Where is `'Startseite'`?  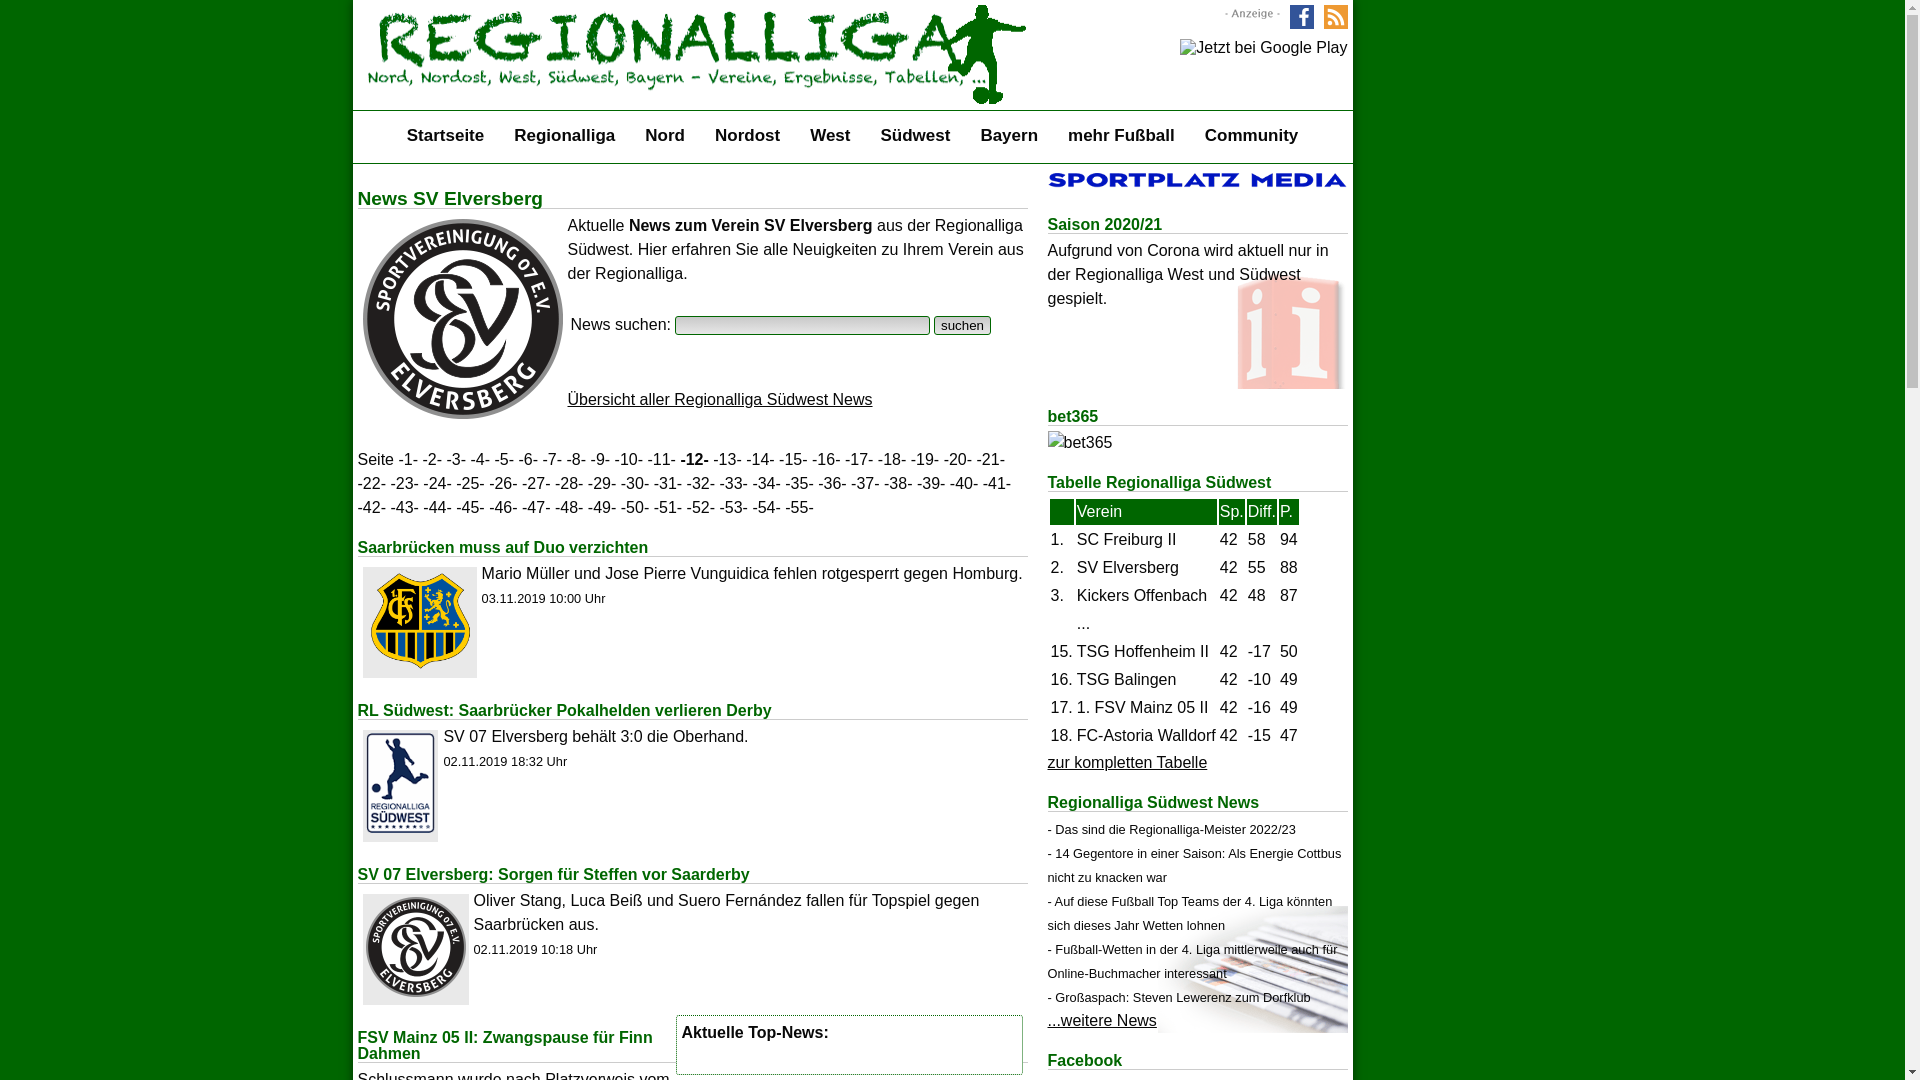 'Startseite' is located at coordinates (392, 135).